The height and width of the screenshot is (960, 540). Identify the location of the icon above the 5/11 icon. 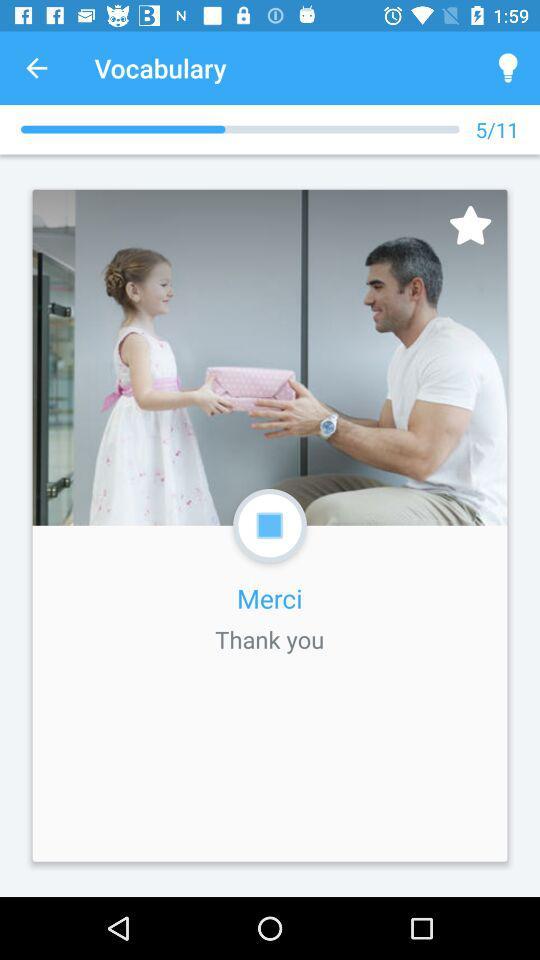
(508, 68).